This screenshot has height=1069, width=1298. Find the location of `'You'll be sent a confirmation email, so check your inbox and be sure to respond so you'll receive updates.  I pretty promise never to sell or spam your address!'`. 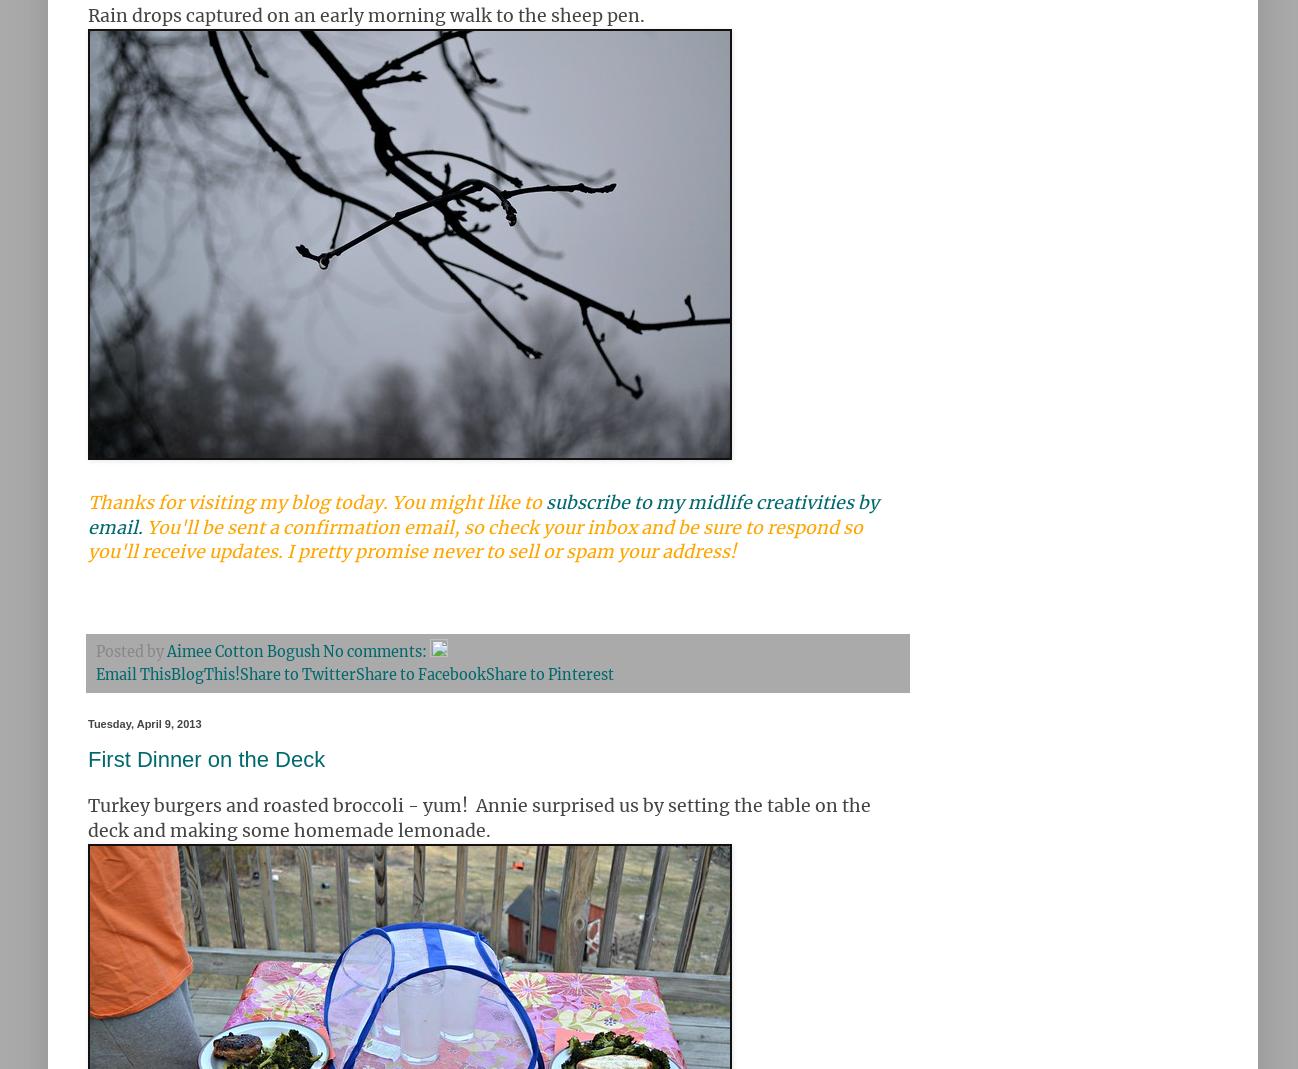

'You'll be sent a confirmation email, so check your inbox and be sure to respond so you'll receive updates.  I pretty promise never to sell or spam your address!' is located at coordinates (475, 539).